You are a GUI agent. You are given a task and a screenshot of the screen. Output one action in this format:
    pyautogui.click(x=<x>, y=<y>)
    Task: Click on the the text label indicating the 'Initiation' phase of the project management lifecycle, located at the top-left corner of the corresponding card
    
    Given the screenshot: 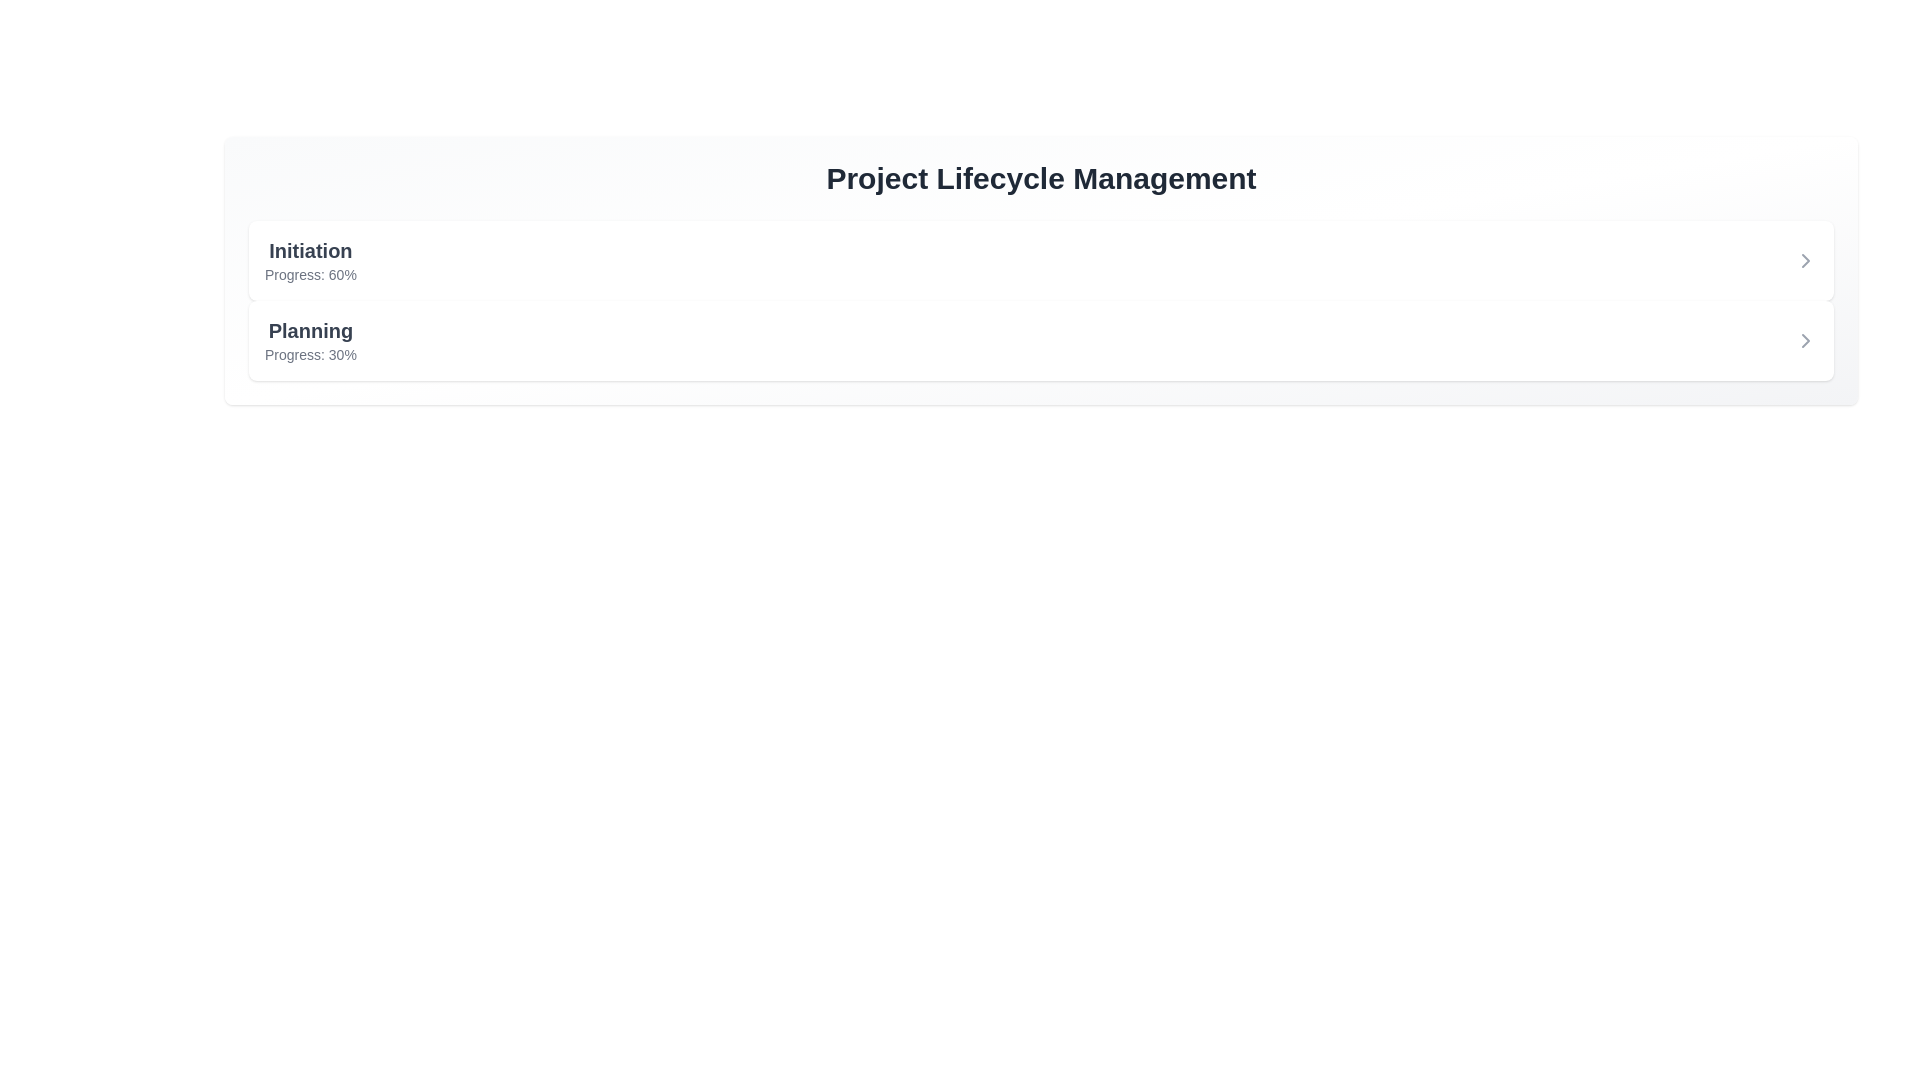 What is the action you would take?
    pyautogui.click(x=309, y=249)
    